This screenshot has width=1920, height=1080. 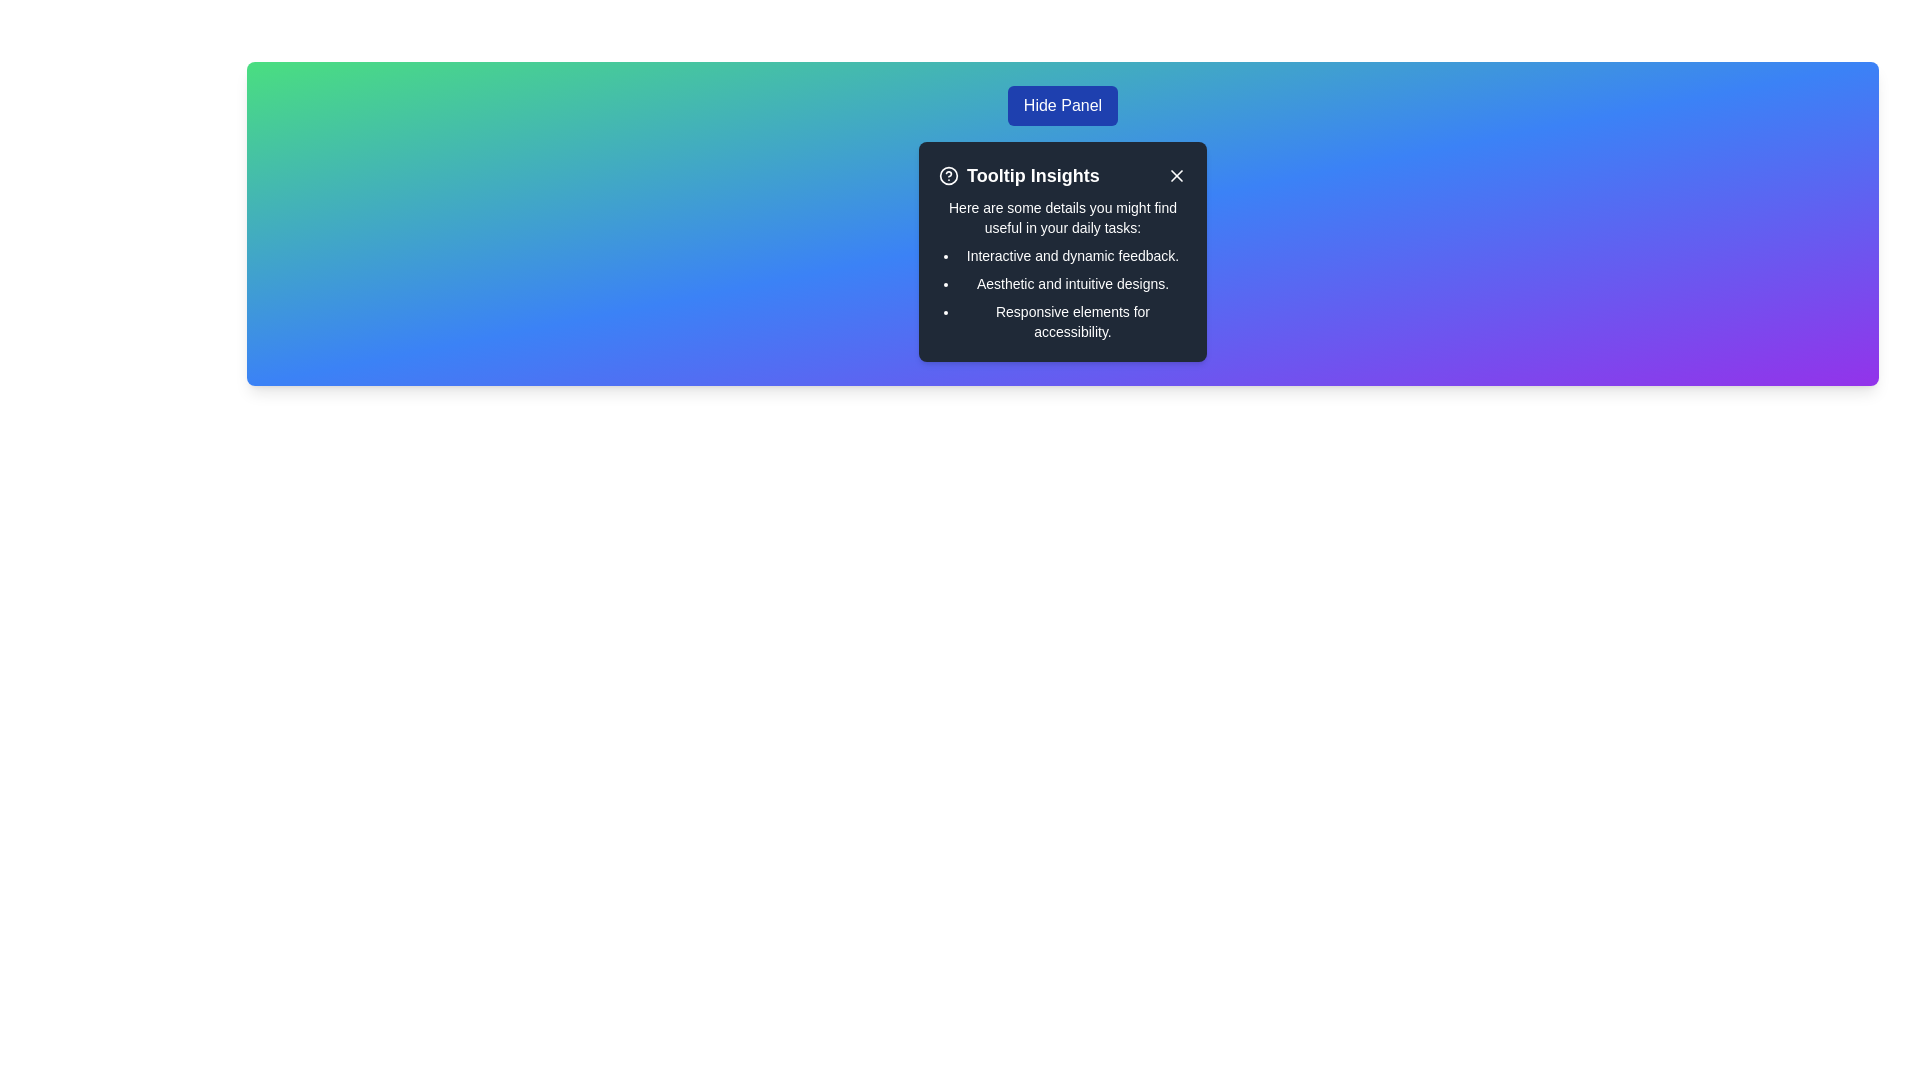 I want to click on the circular SVG element located inside the icon region next to the 'Tooltip Insights' text in the popup tooltip, so click(x=948, y=175).